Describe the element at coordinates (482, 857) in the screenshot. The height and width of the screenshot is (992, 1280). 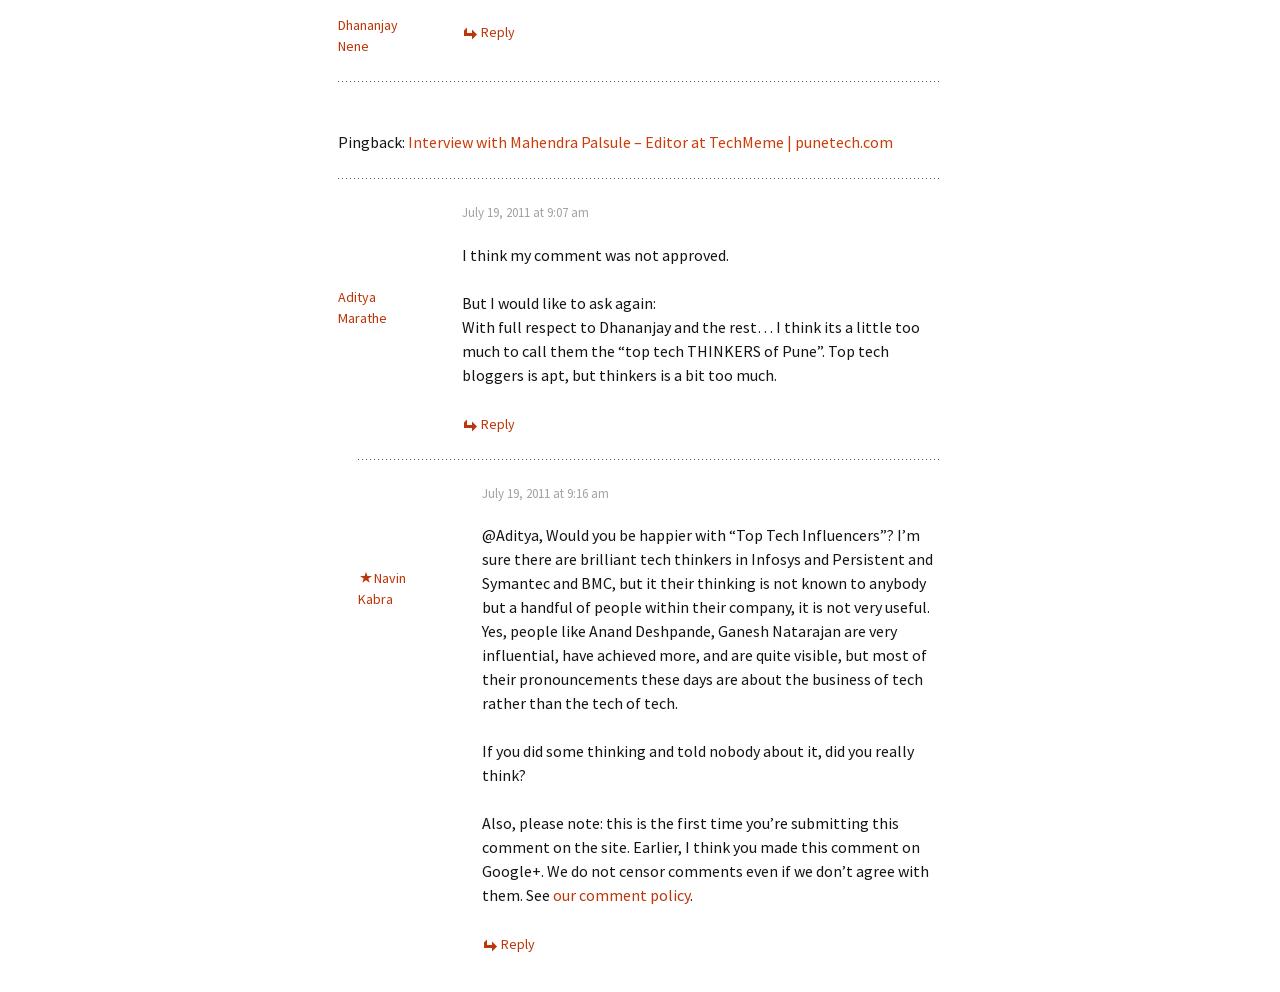
I see `'Also, please note: this is the first time you’re submitting this comment on the site. Earlier, I think you made this comment on Google+. We do not censor comments even if we don’t agree with them. See'` at that location.